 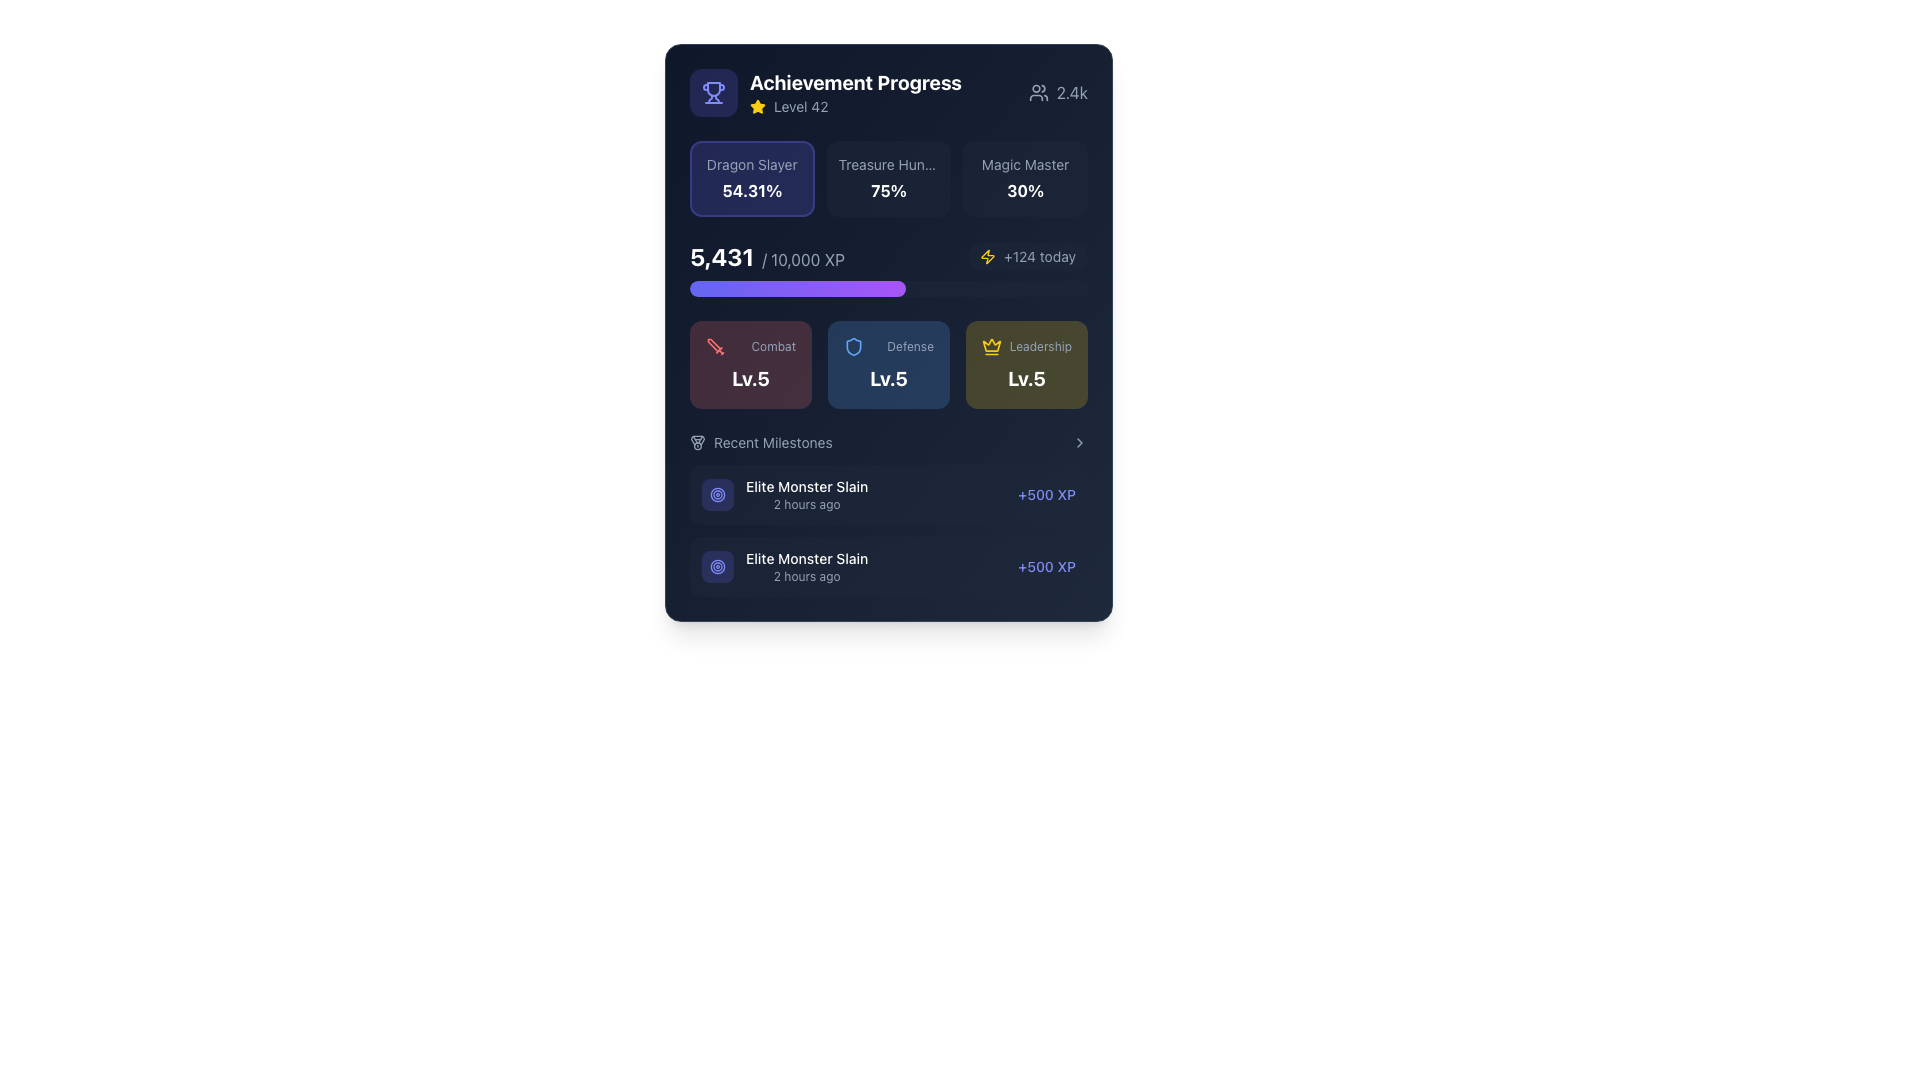 What do you see at coordinates (718, 567) in the screenshot?
I see `the largest SVG Circle Element representing a milestone in the 'Achievement Progress' card, located in the bottom left section adjacent` at bounding box center [718, 567].